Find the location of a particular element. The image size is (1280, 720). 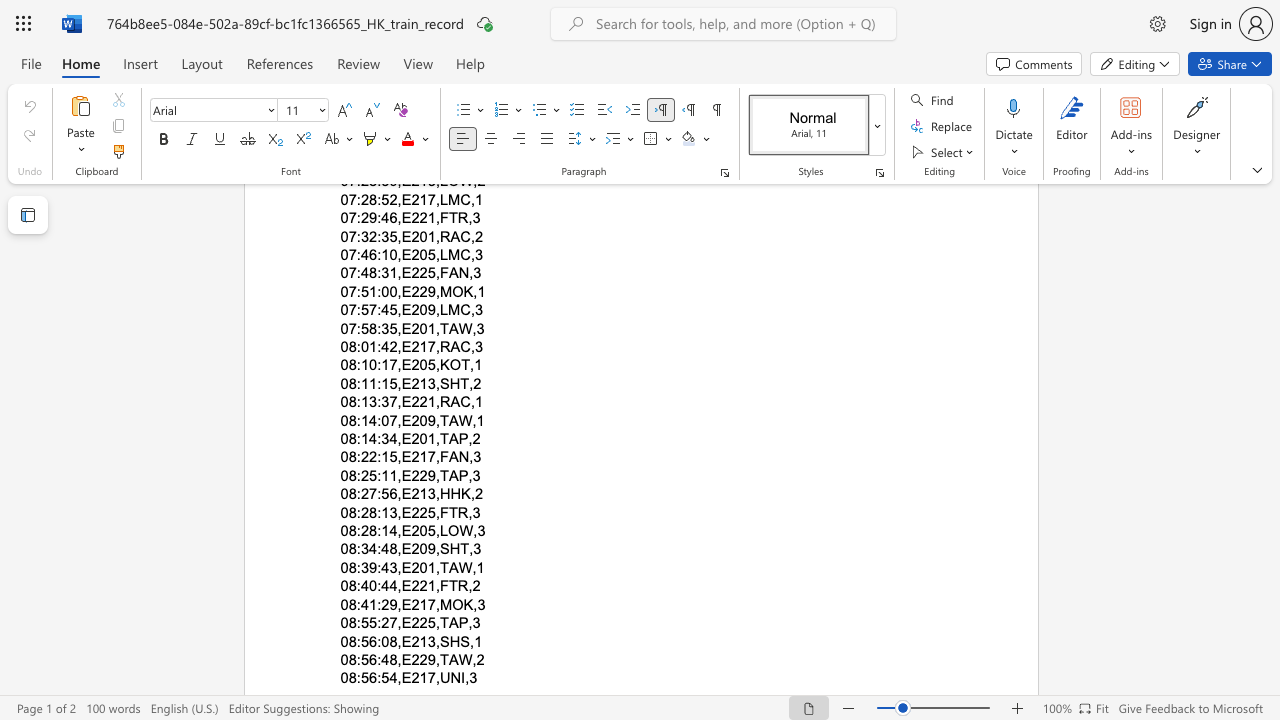

the space between the continuous character "9" and "," in the text is located at coordinates (396, 603).